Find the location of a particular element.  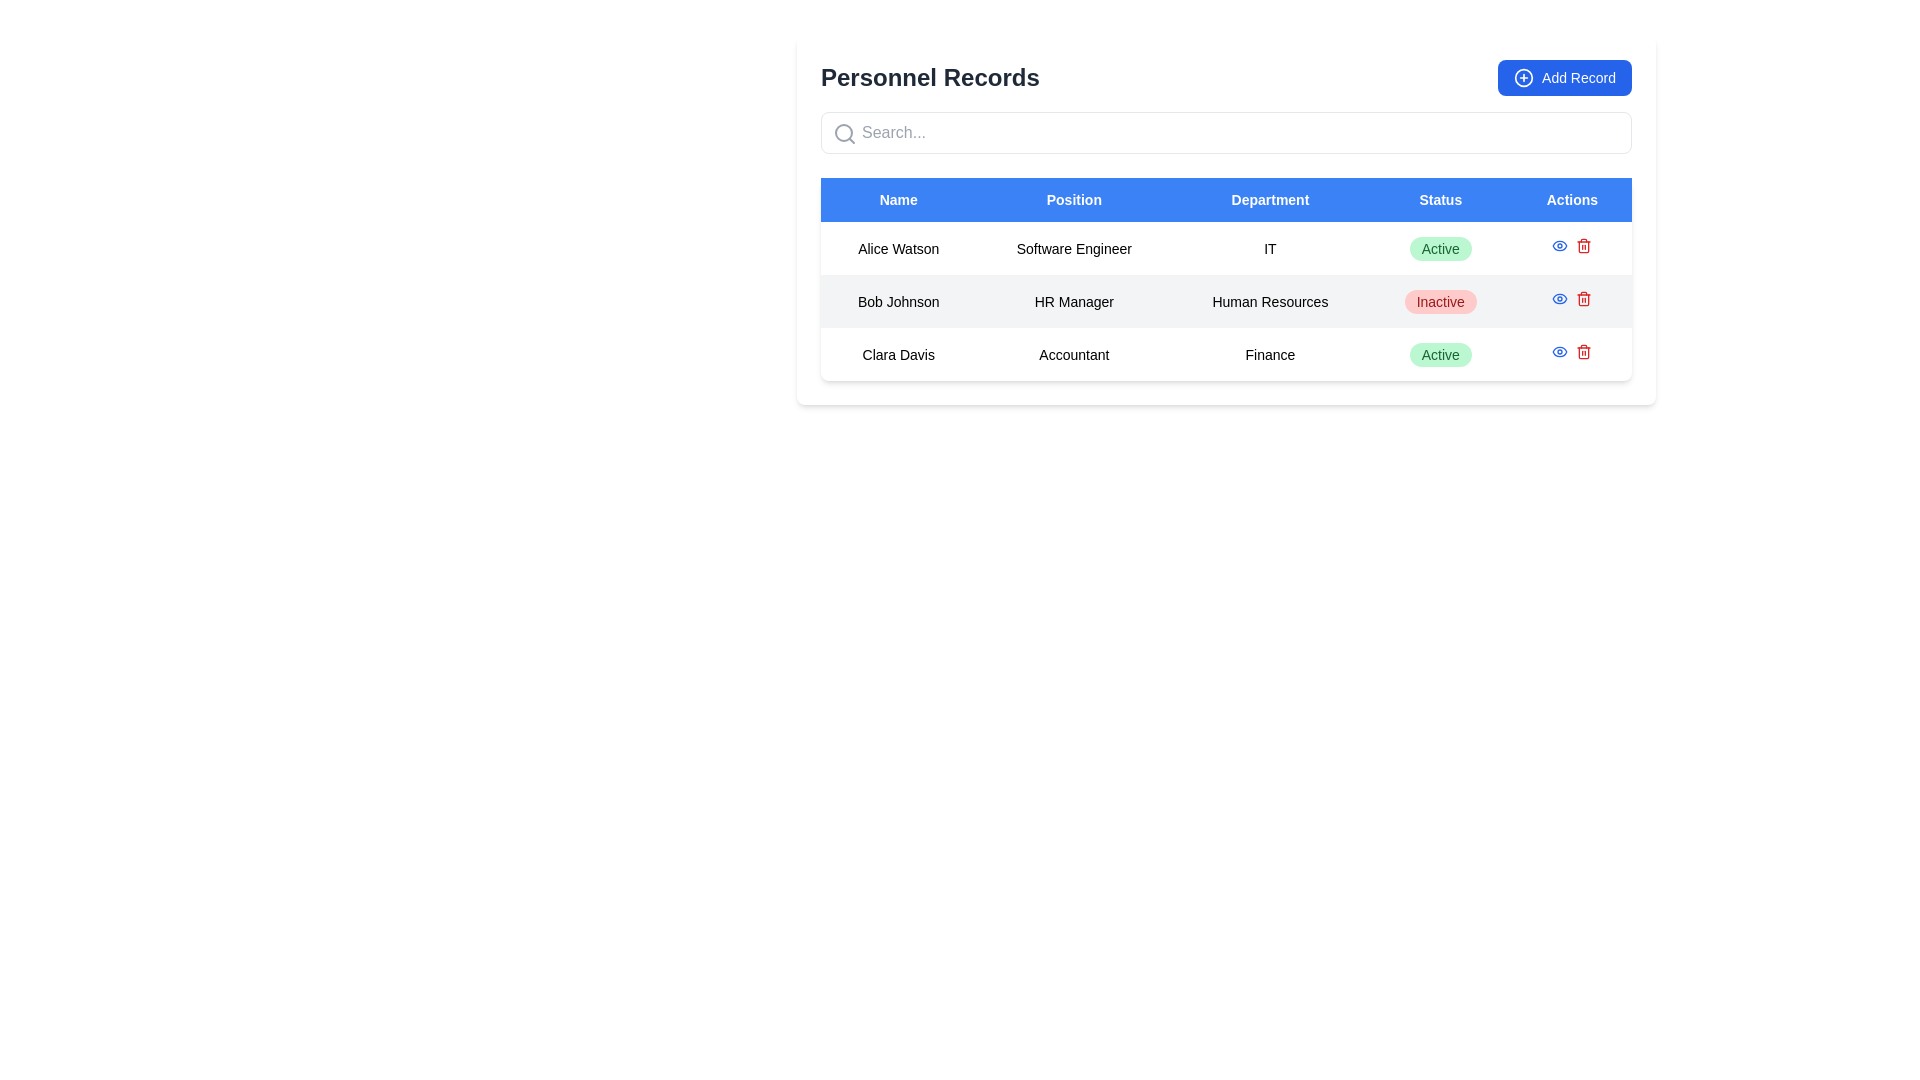

the non-interactive Text label in the third row of the table under the 'Department' column, which conveys the department associated with the individual is located at coordinates (1269, 353).